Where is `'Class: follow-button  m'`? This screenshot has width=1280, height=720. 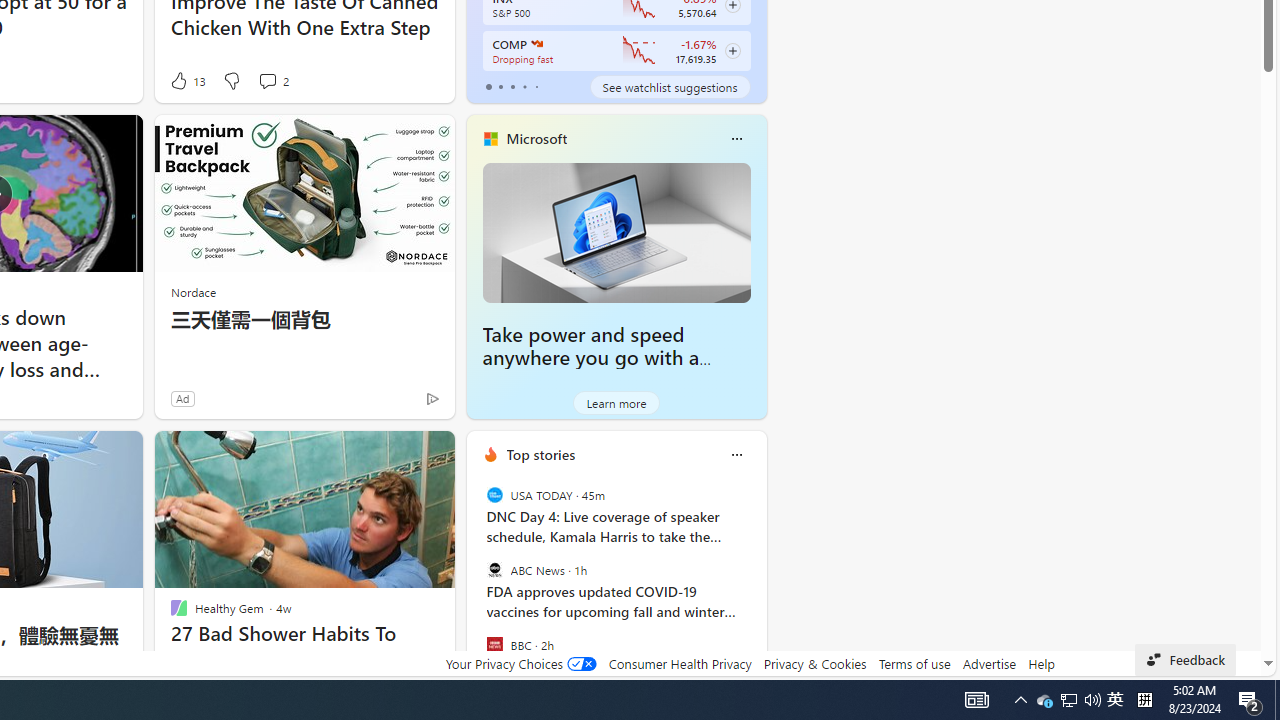 'Class: follow-button  m' is located at coordinates (731, 50).